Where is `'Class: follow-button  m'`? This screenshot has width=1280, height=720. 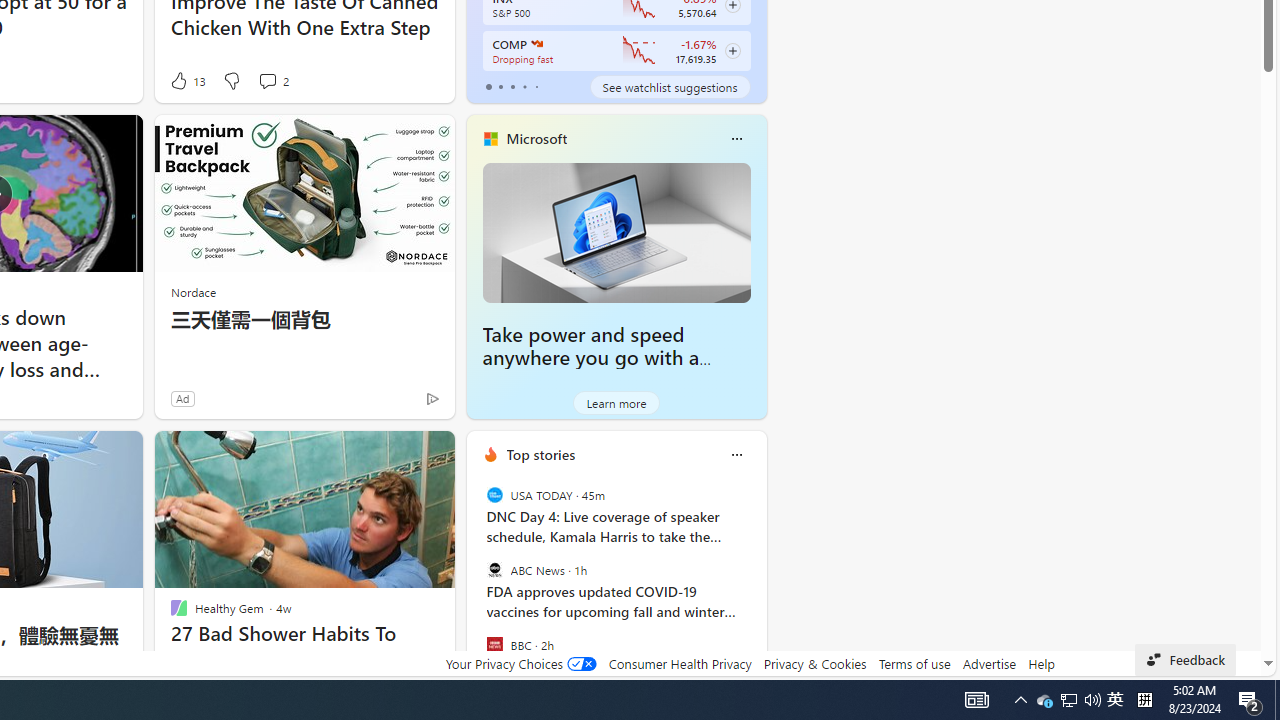 'Class: follow-button  m' is located at coordinates (731, 50).